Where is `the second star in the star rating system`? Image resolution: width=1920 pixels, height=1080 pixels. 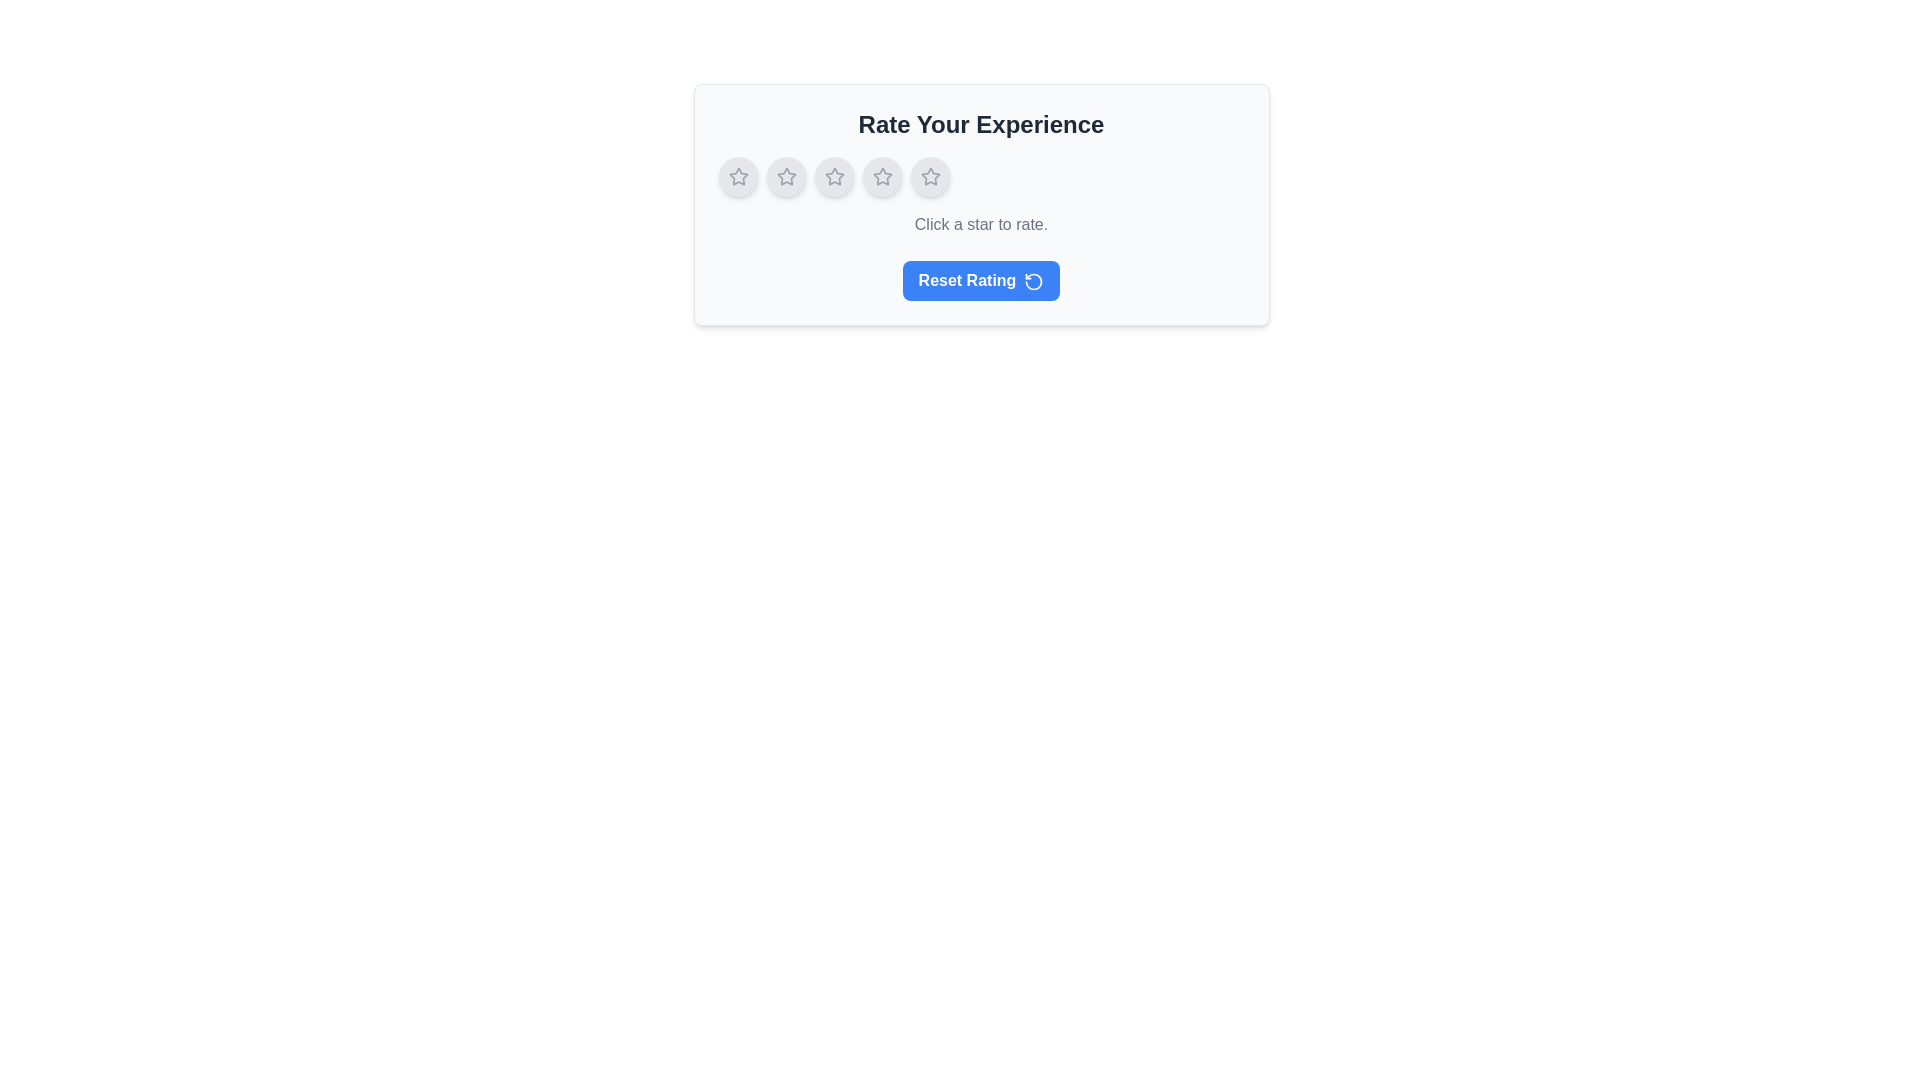
the second star in the star rating system is located at coordinates (834, 176).